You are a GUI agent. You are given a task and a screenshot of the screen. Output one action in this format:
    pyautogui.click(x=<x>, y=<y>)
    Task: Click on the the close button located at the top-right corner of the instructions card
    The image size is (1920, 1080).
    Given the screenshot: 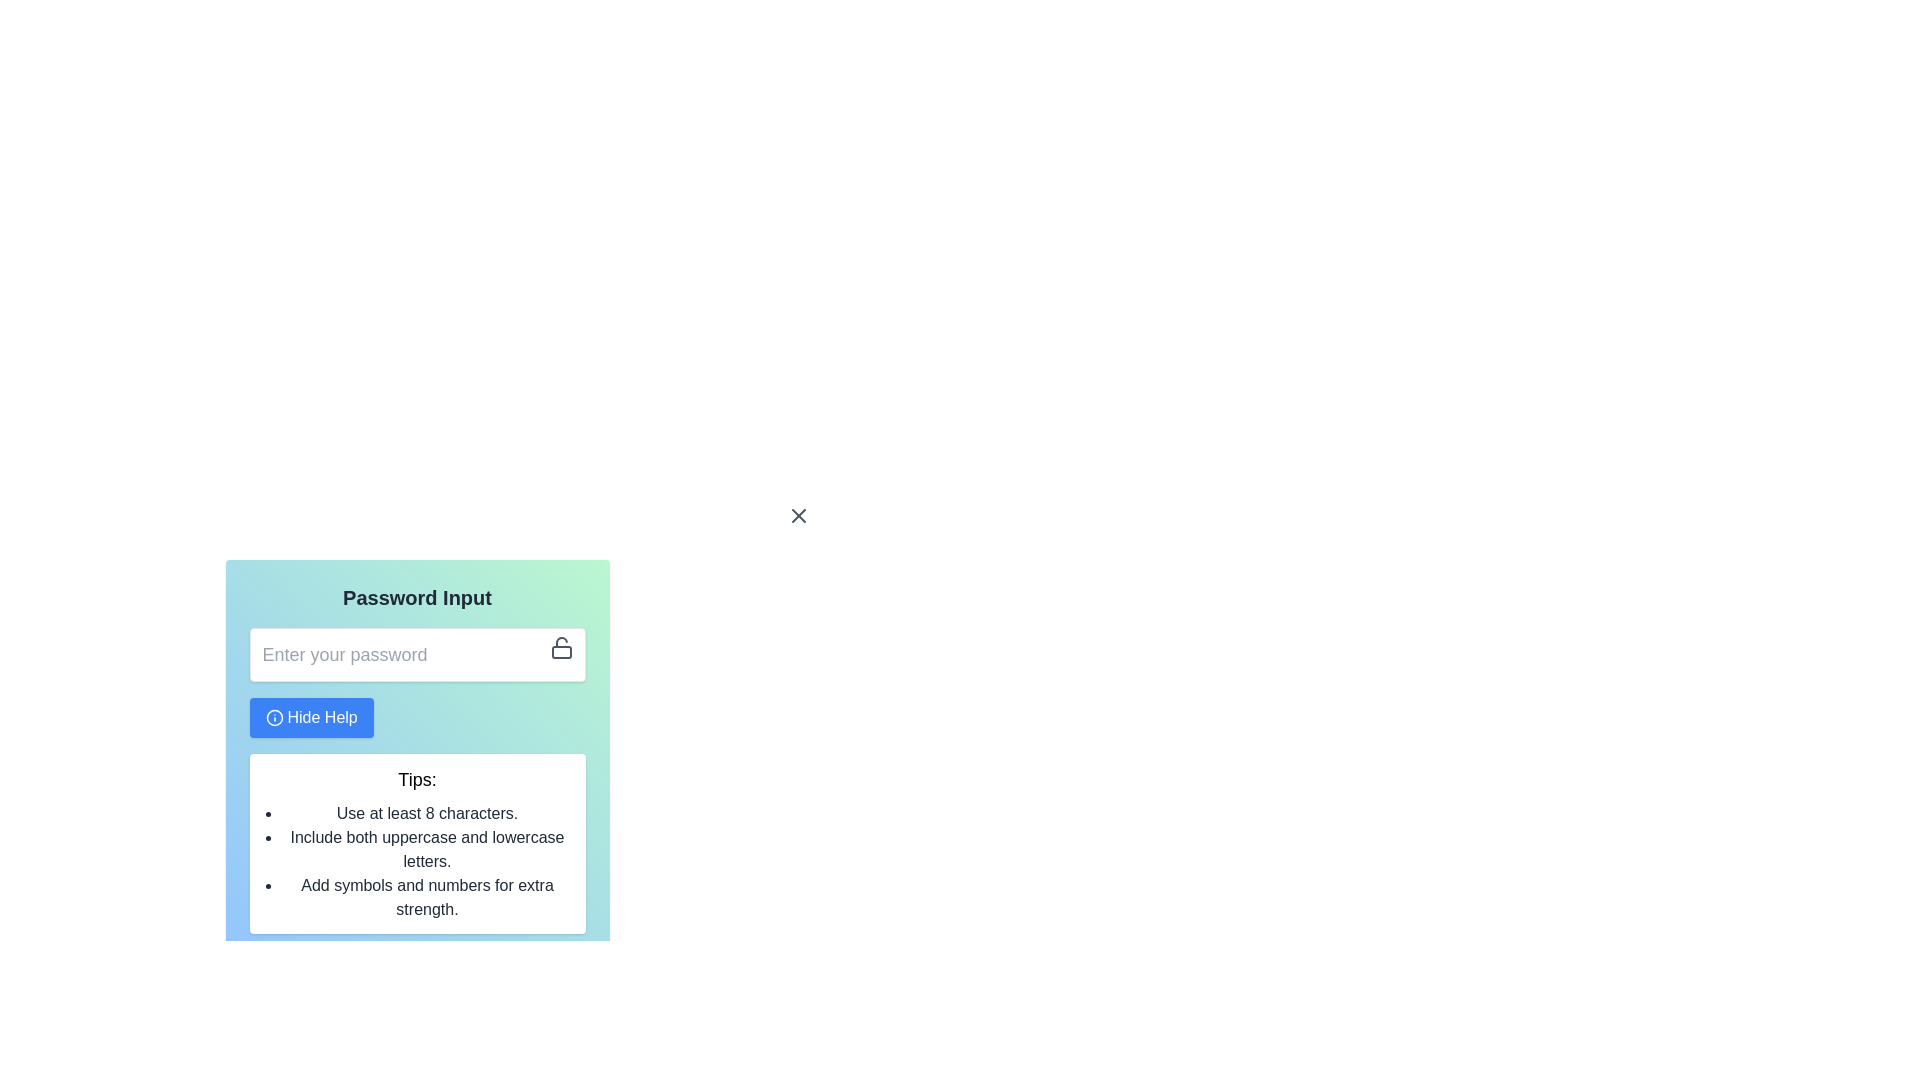 What is the action you would take?
    pyautogui.click(x=797, y=515)
    